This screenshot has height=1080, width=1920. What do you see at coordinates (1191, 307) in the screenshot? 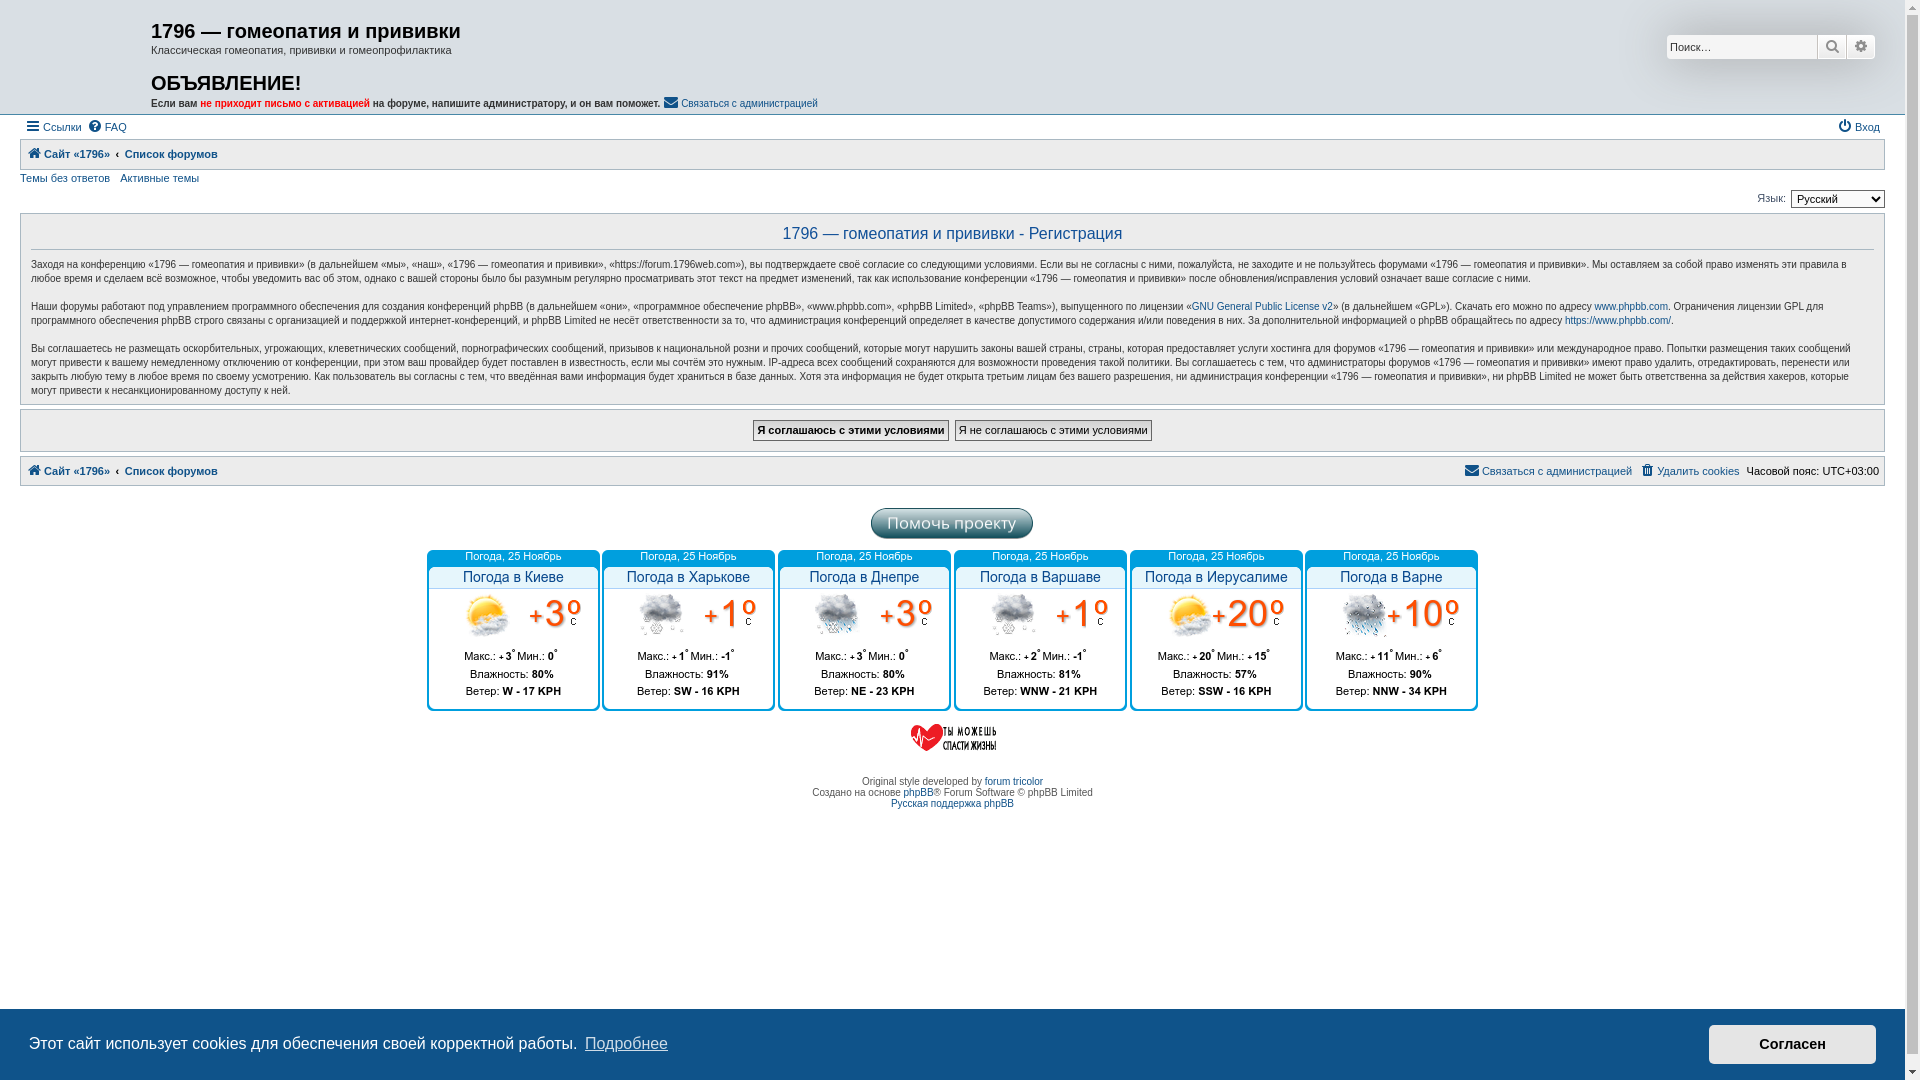
I see `'GNU General Public License v2'` at bounding box center [1191, 307].